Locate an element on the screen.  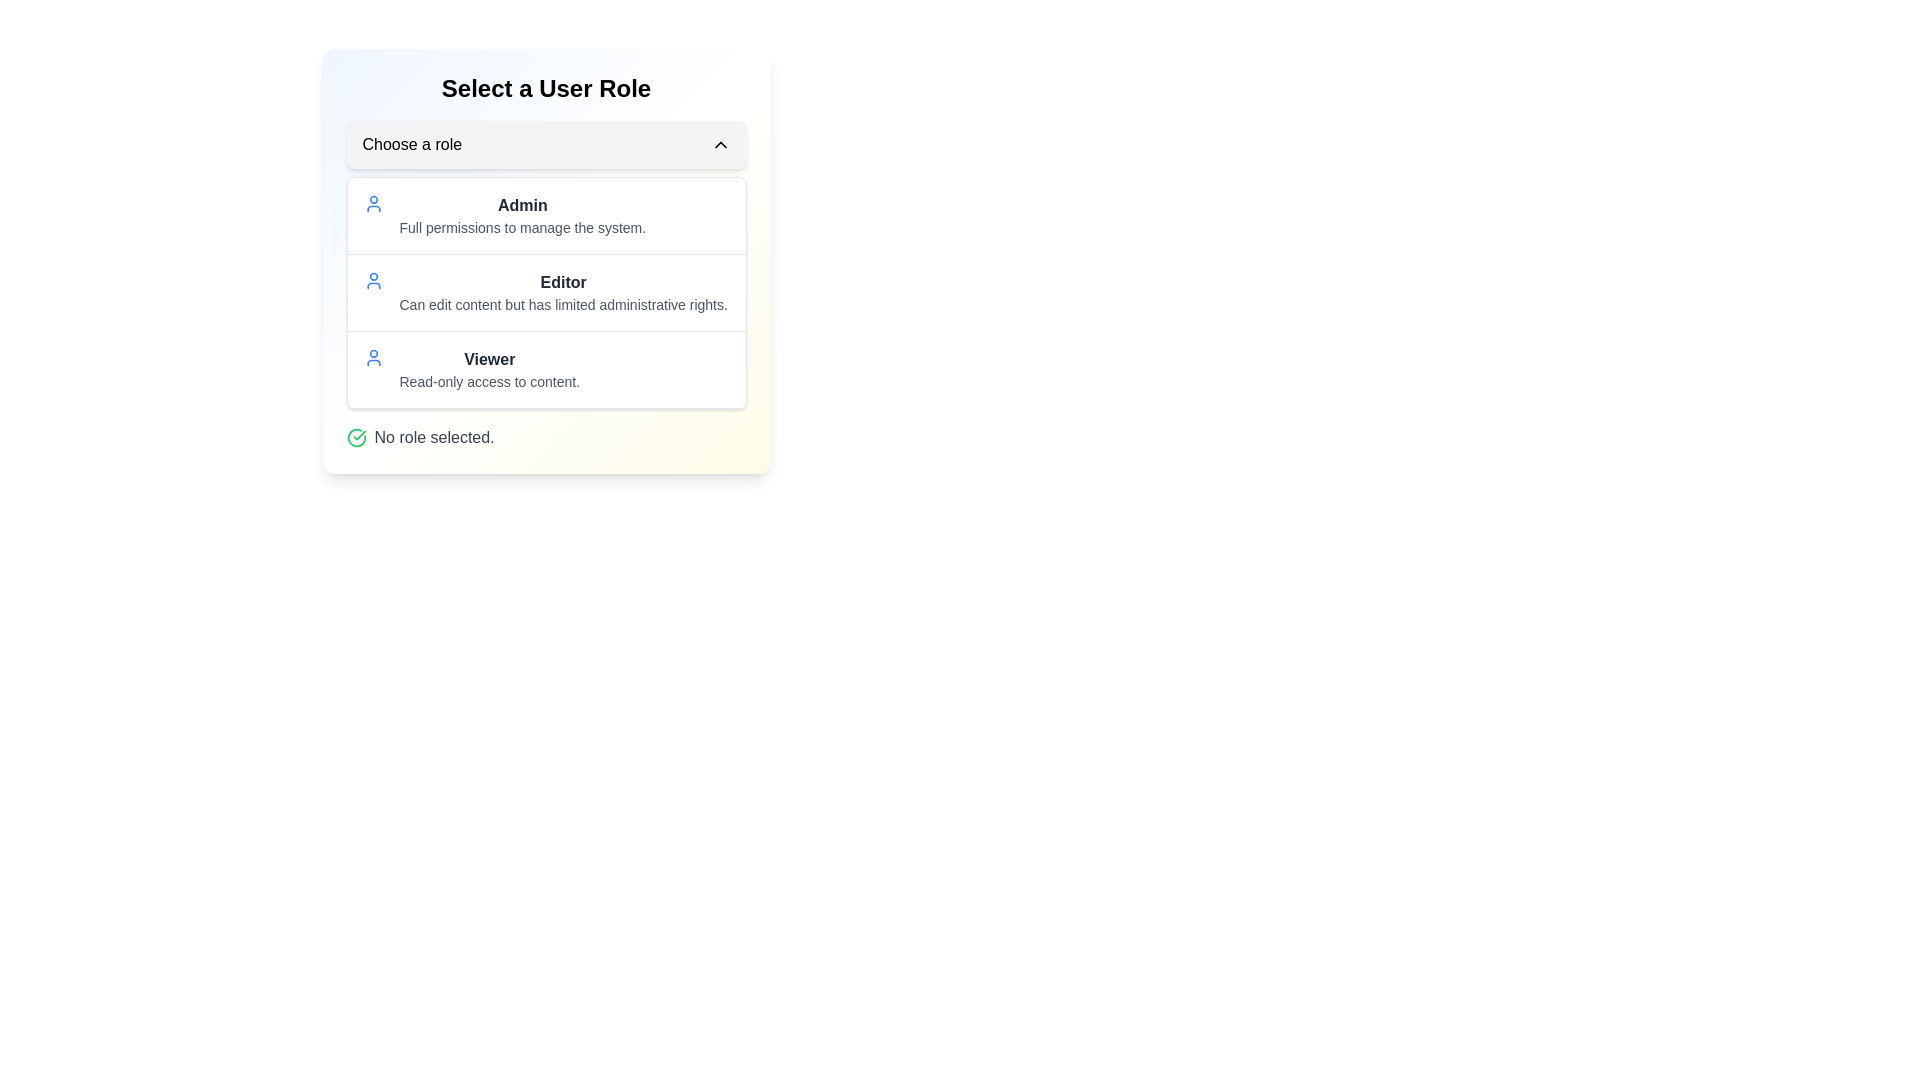
the user role selection interface located in the 'Select a User Role' section, which presents the roles 'Admin,' 'Editor,' and 'Viewer.' is located at coordinates (546, 293).